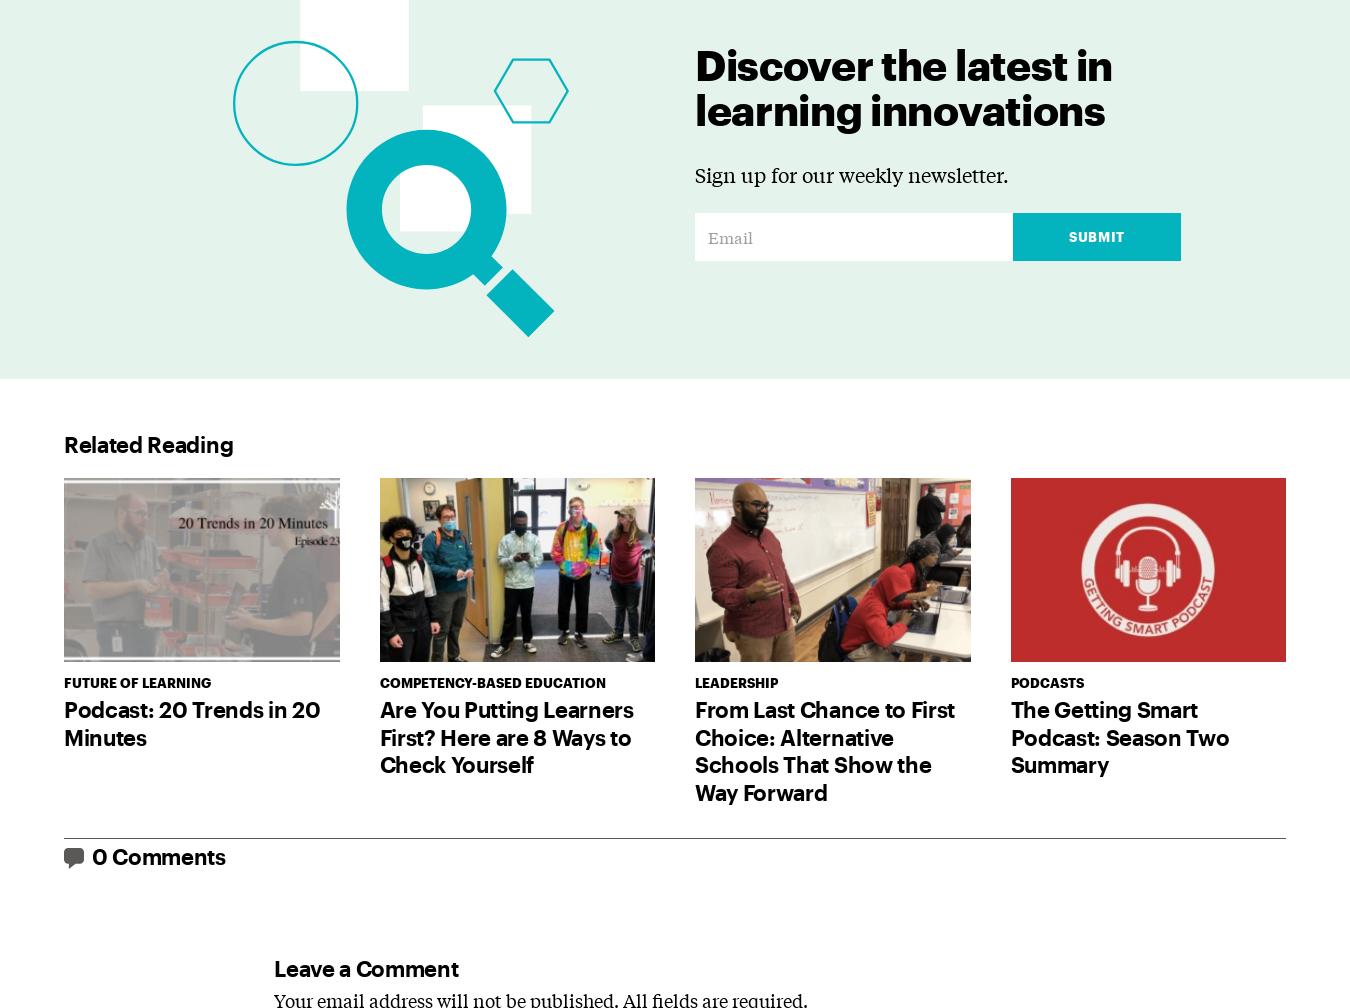 This screenshot has height=1008, width=1350. What do you see at coordinates (158, 855) in the screenshot?
I see `'0 Comments'` at bounding box center [158, 855].